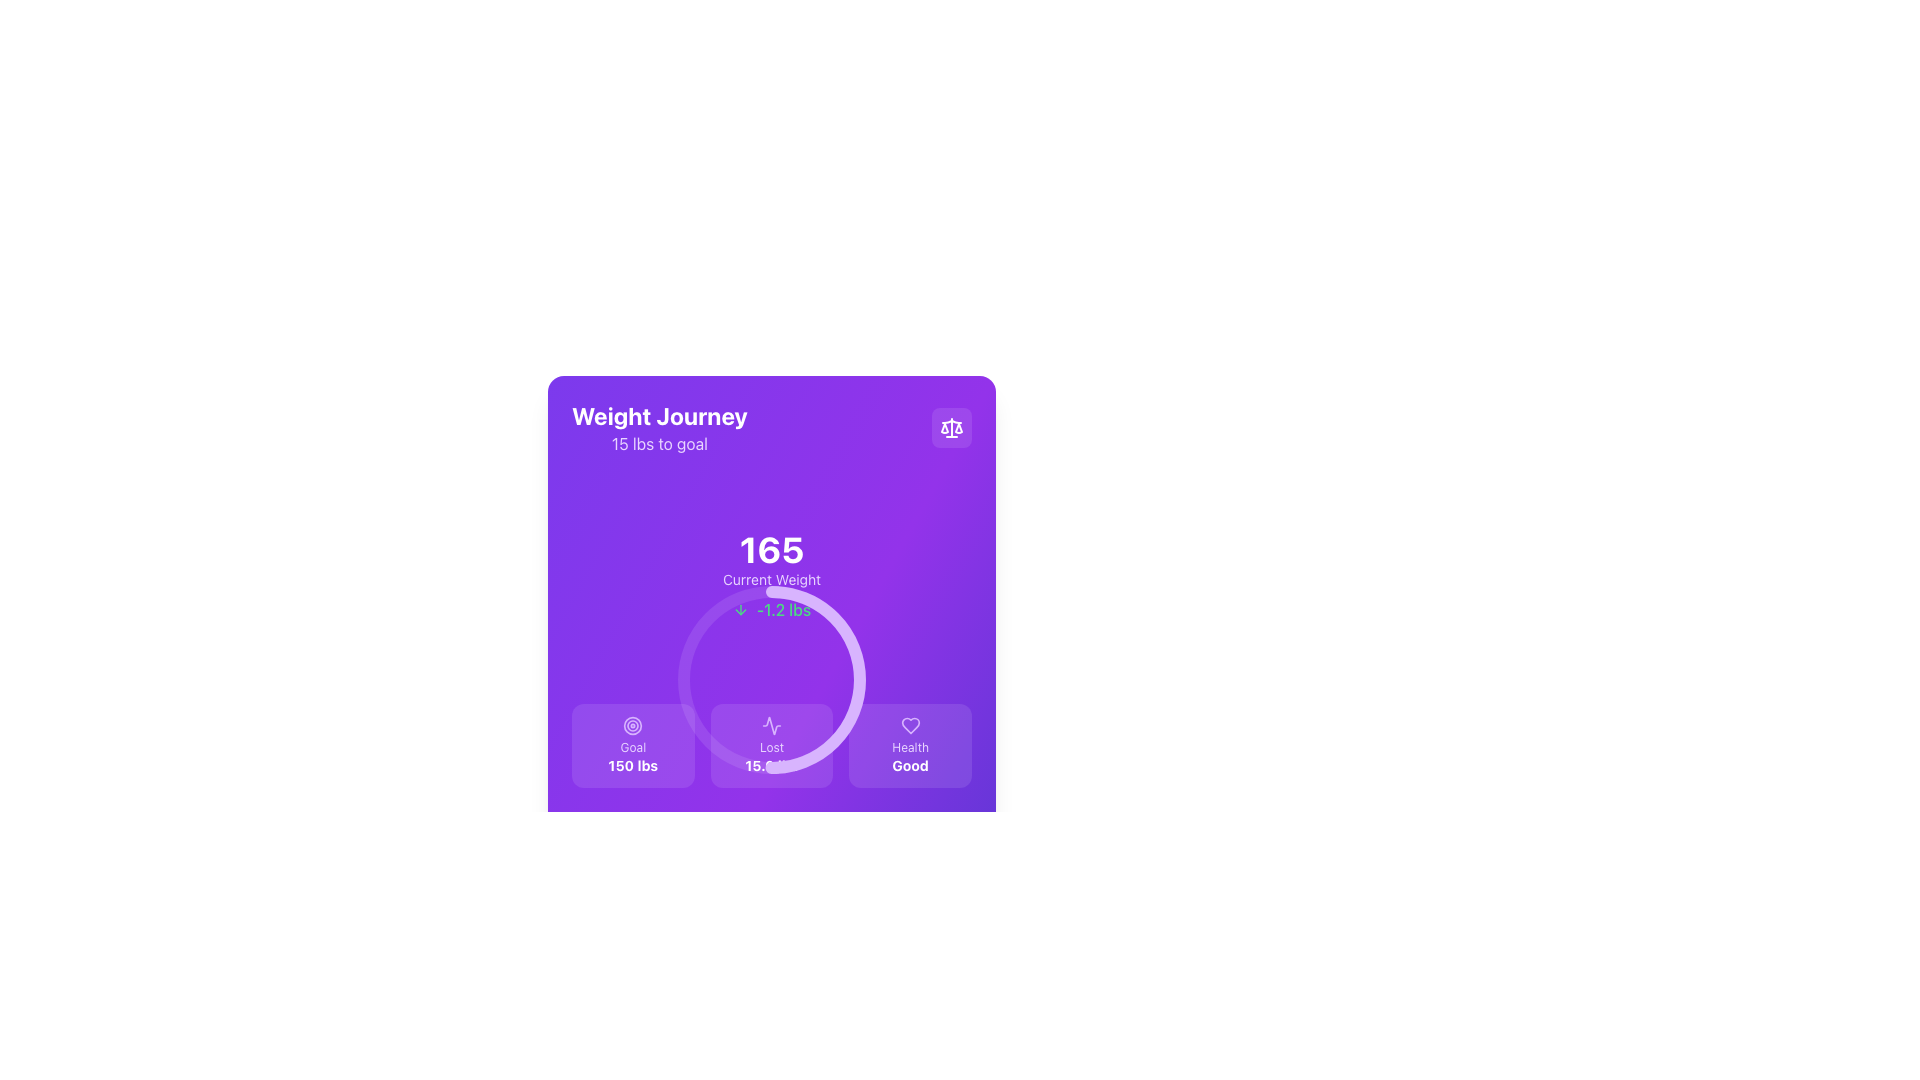  Describe the element at coordinates (739, 608) in the screenshot. I see `the small green downward arrow icon located to the left of the text '-1.2 lbs'` at that location.